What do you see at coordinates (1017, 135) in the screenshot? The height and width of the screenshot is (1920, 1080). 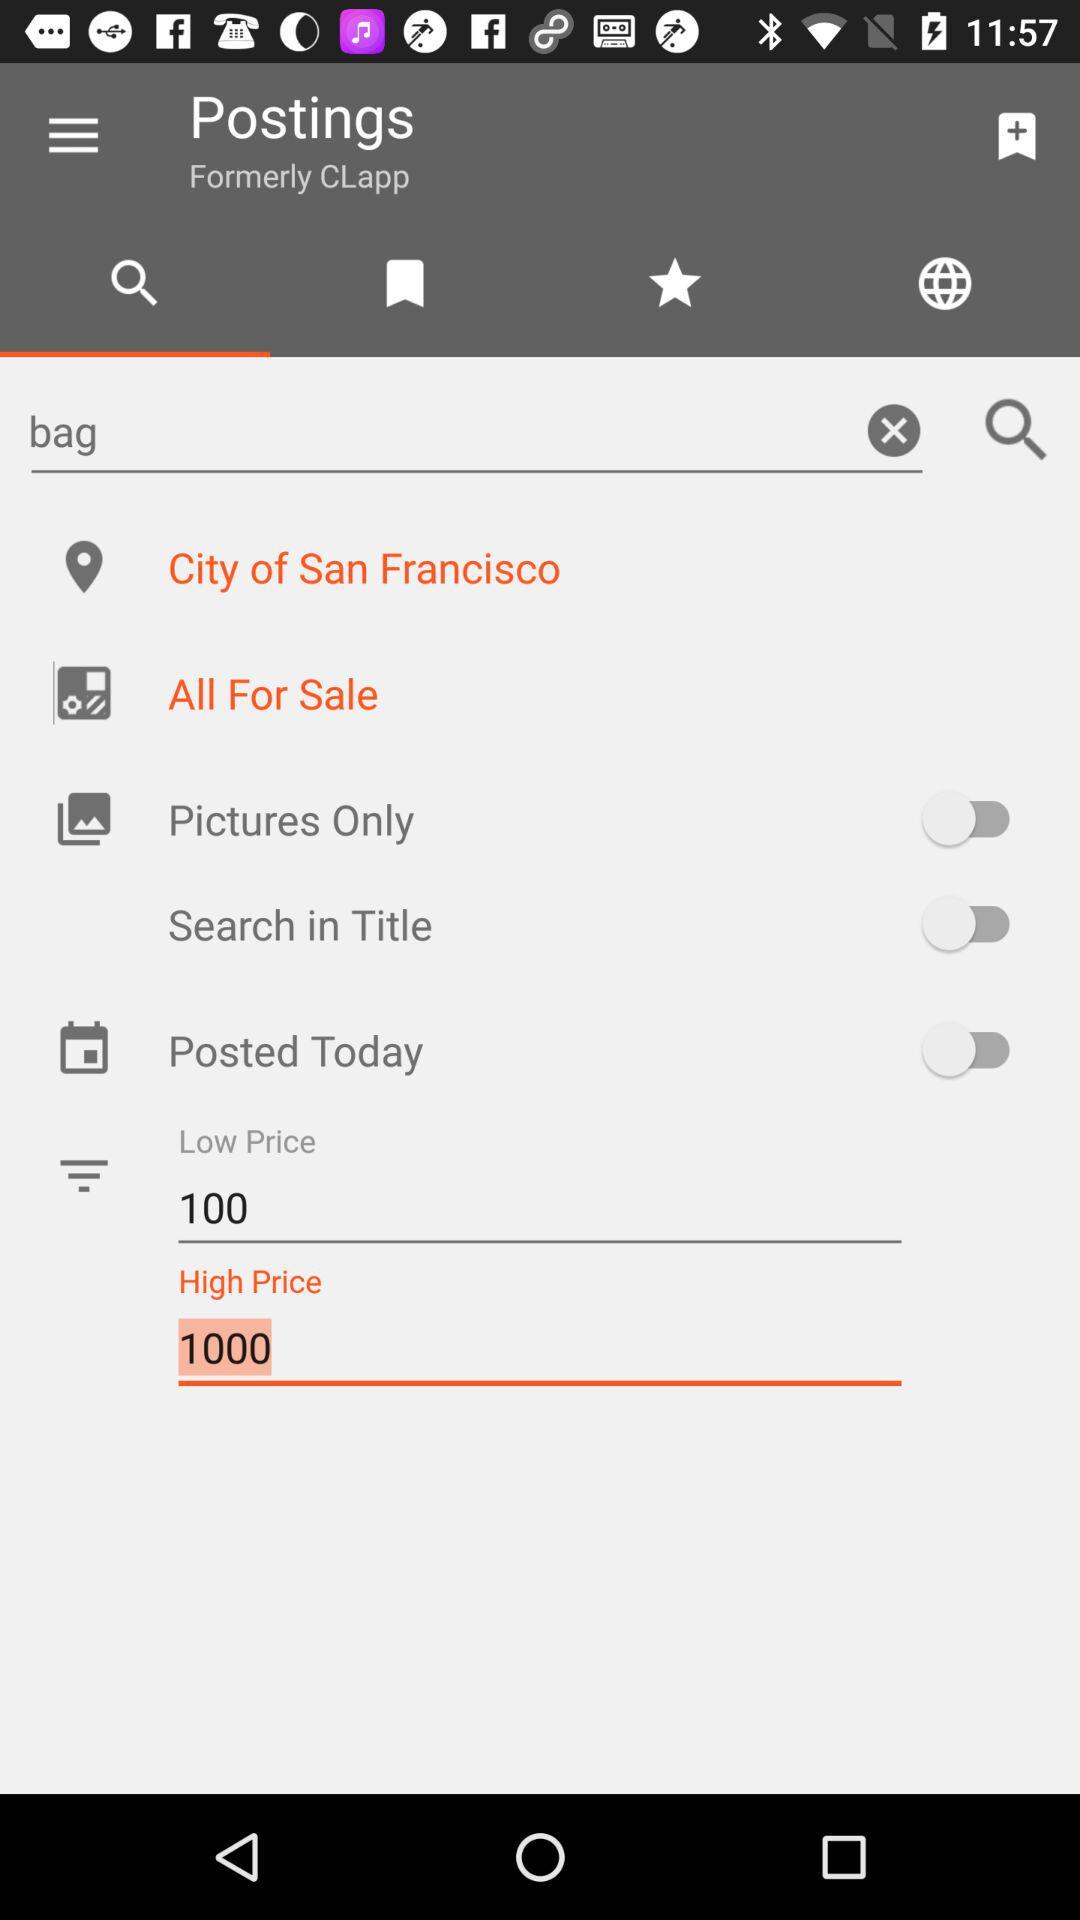 I see `icon to the right of postings icon` at bounding box center [1017, 135].